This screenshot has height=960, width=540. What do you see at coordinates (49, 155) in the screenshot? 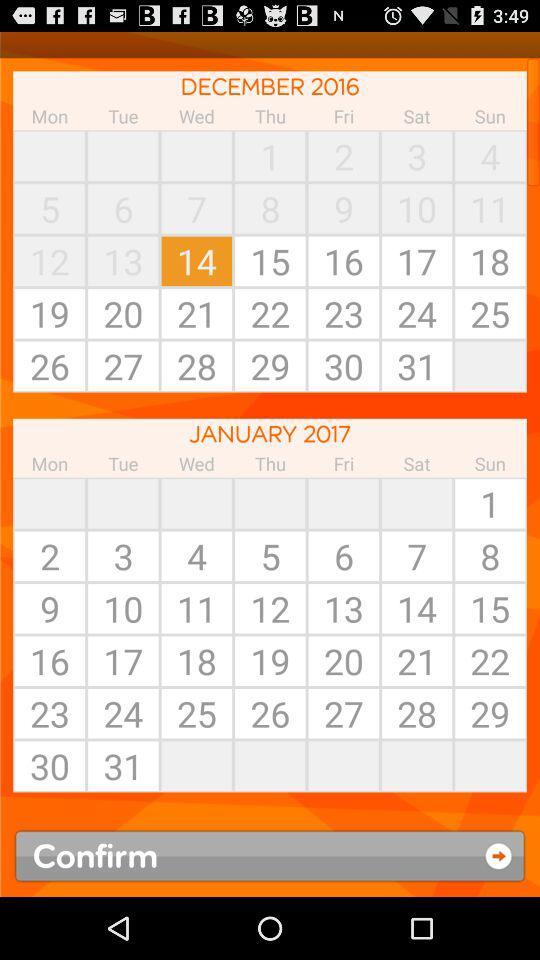
I see `item to the left of tue item` at bounding box center [49, 155].